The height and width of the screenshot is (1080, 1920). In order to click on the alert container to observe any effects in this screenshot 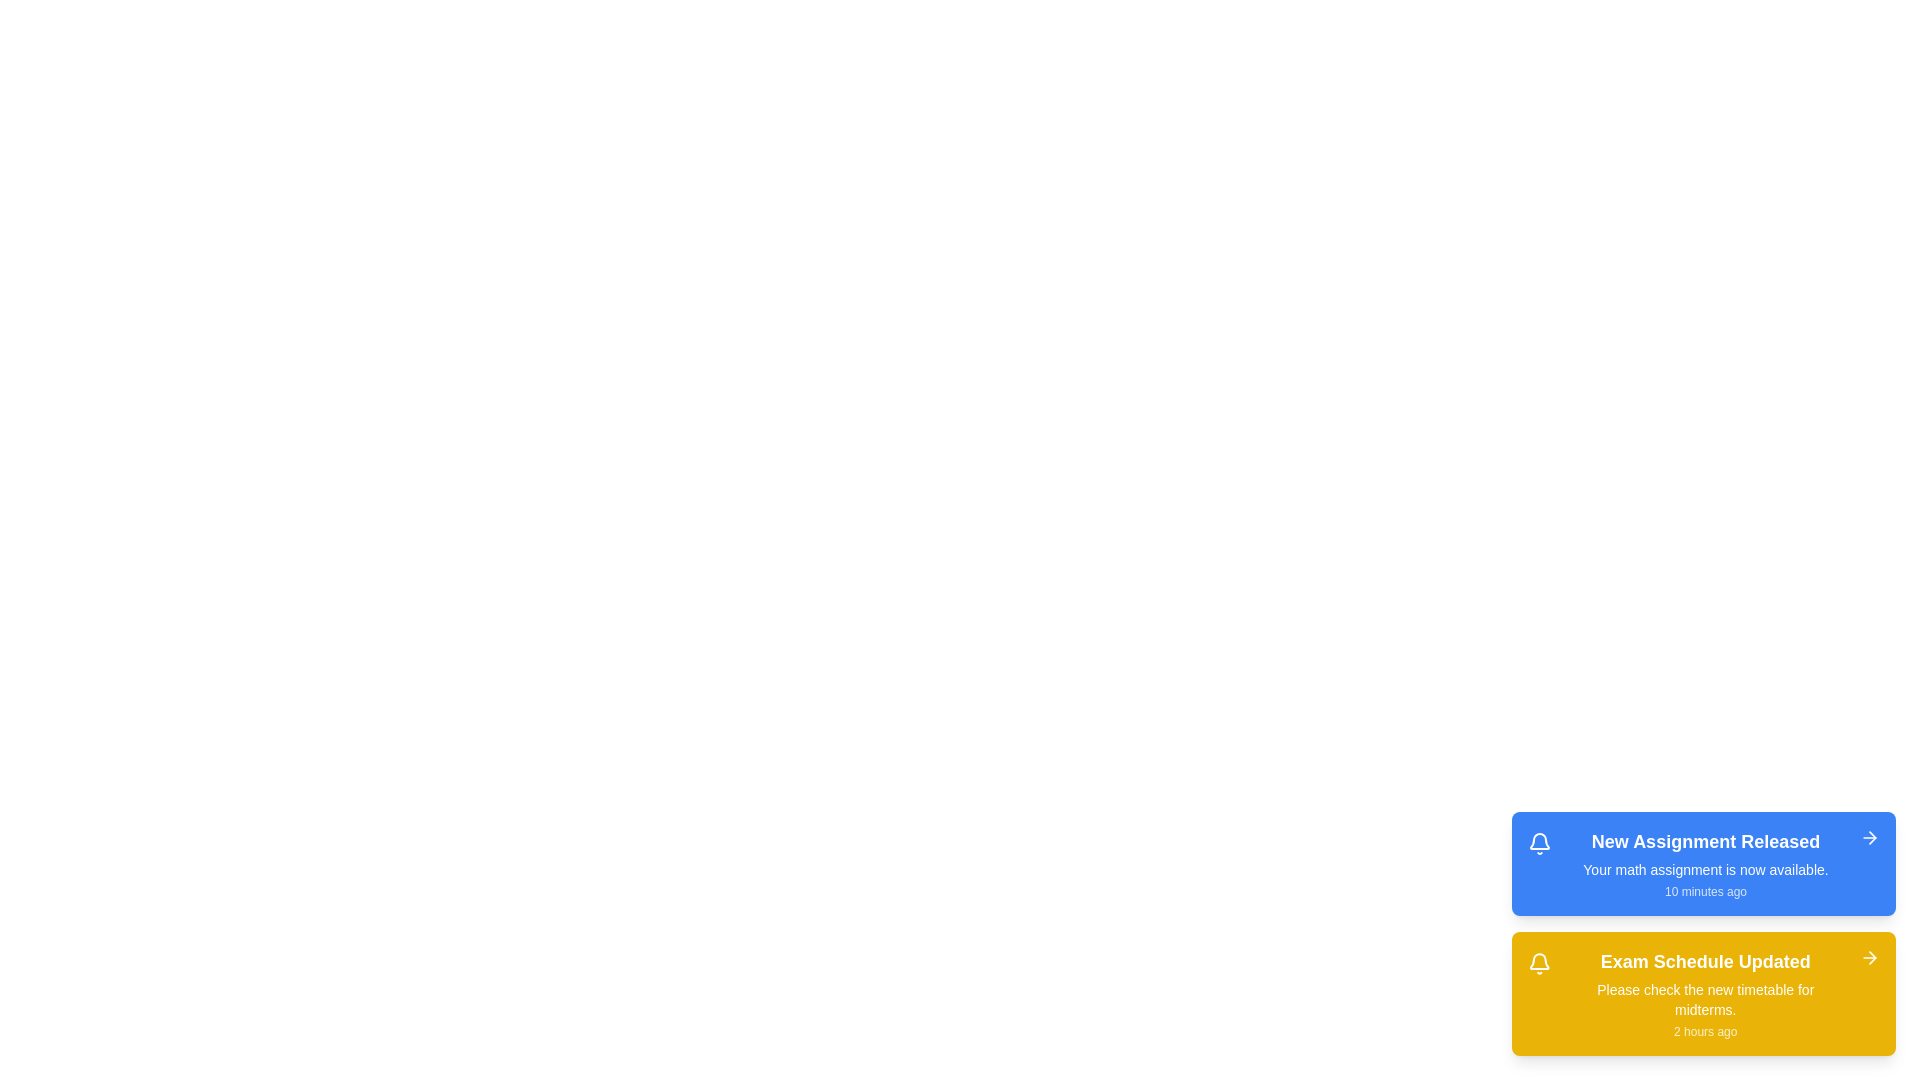, I will do `click(1703, 933)`.